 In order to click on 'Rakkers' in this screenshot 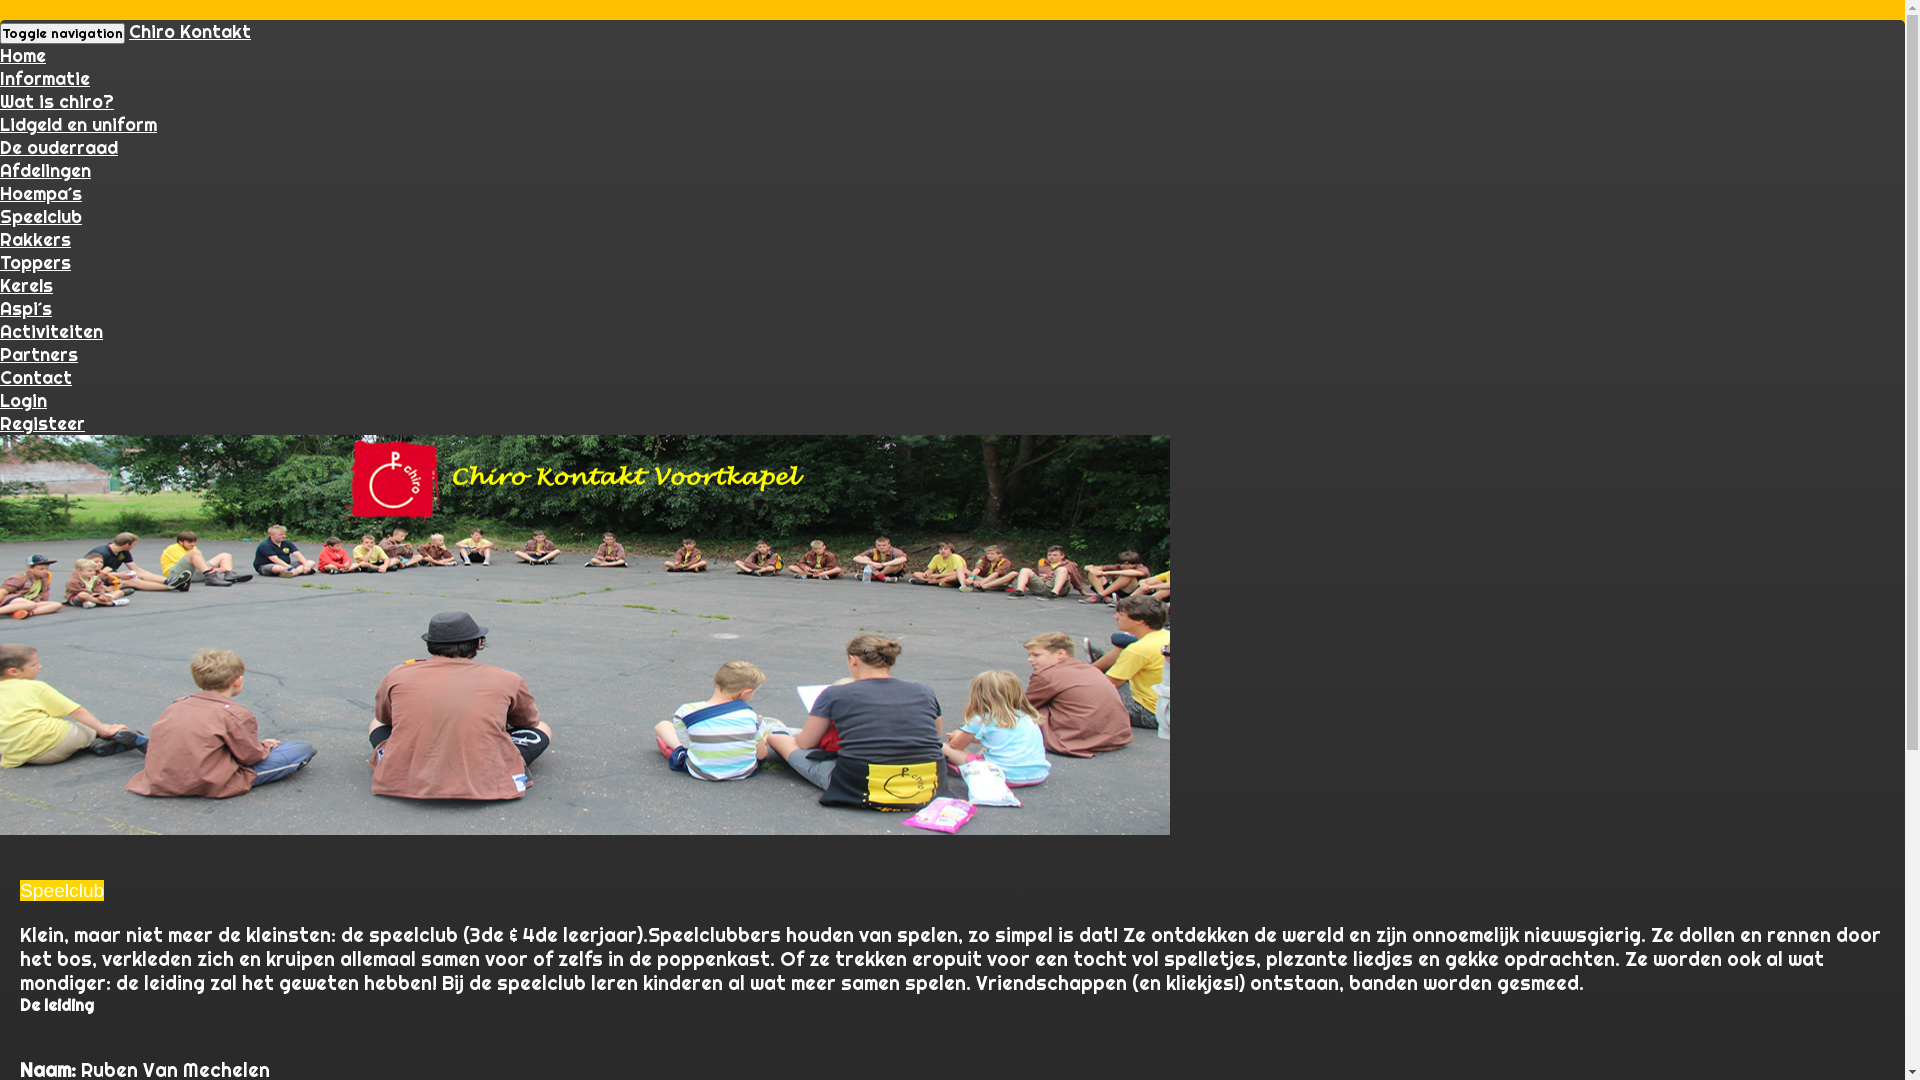, I will do `click(35, 238)`.